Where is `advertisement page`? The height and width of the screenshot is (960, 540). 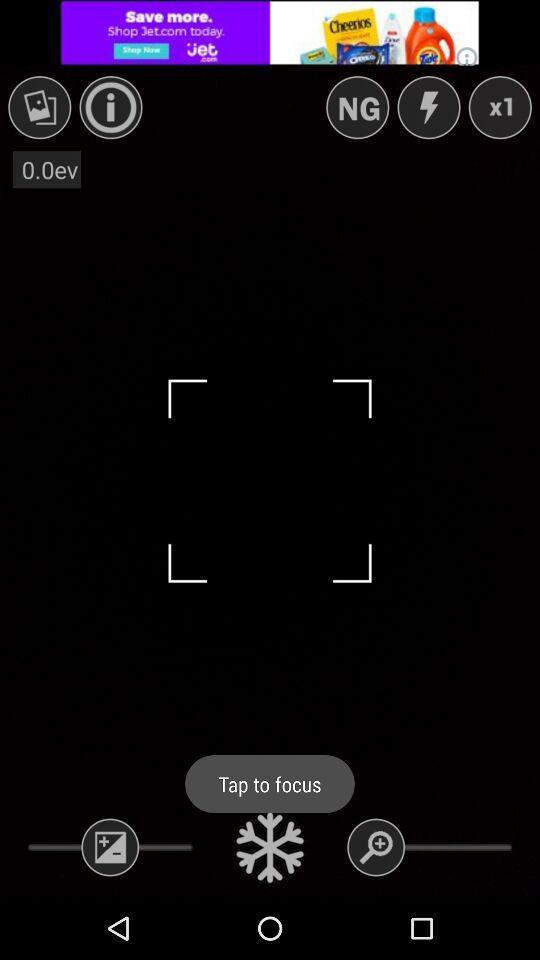
advertisement page is located at coordinates (270, 31).